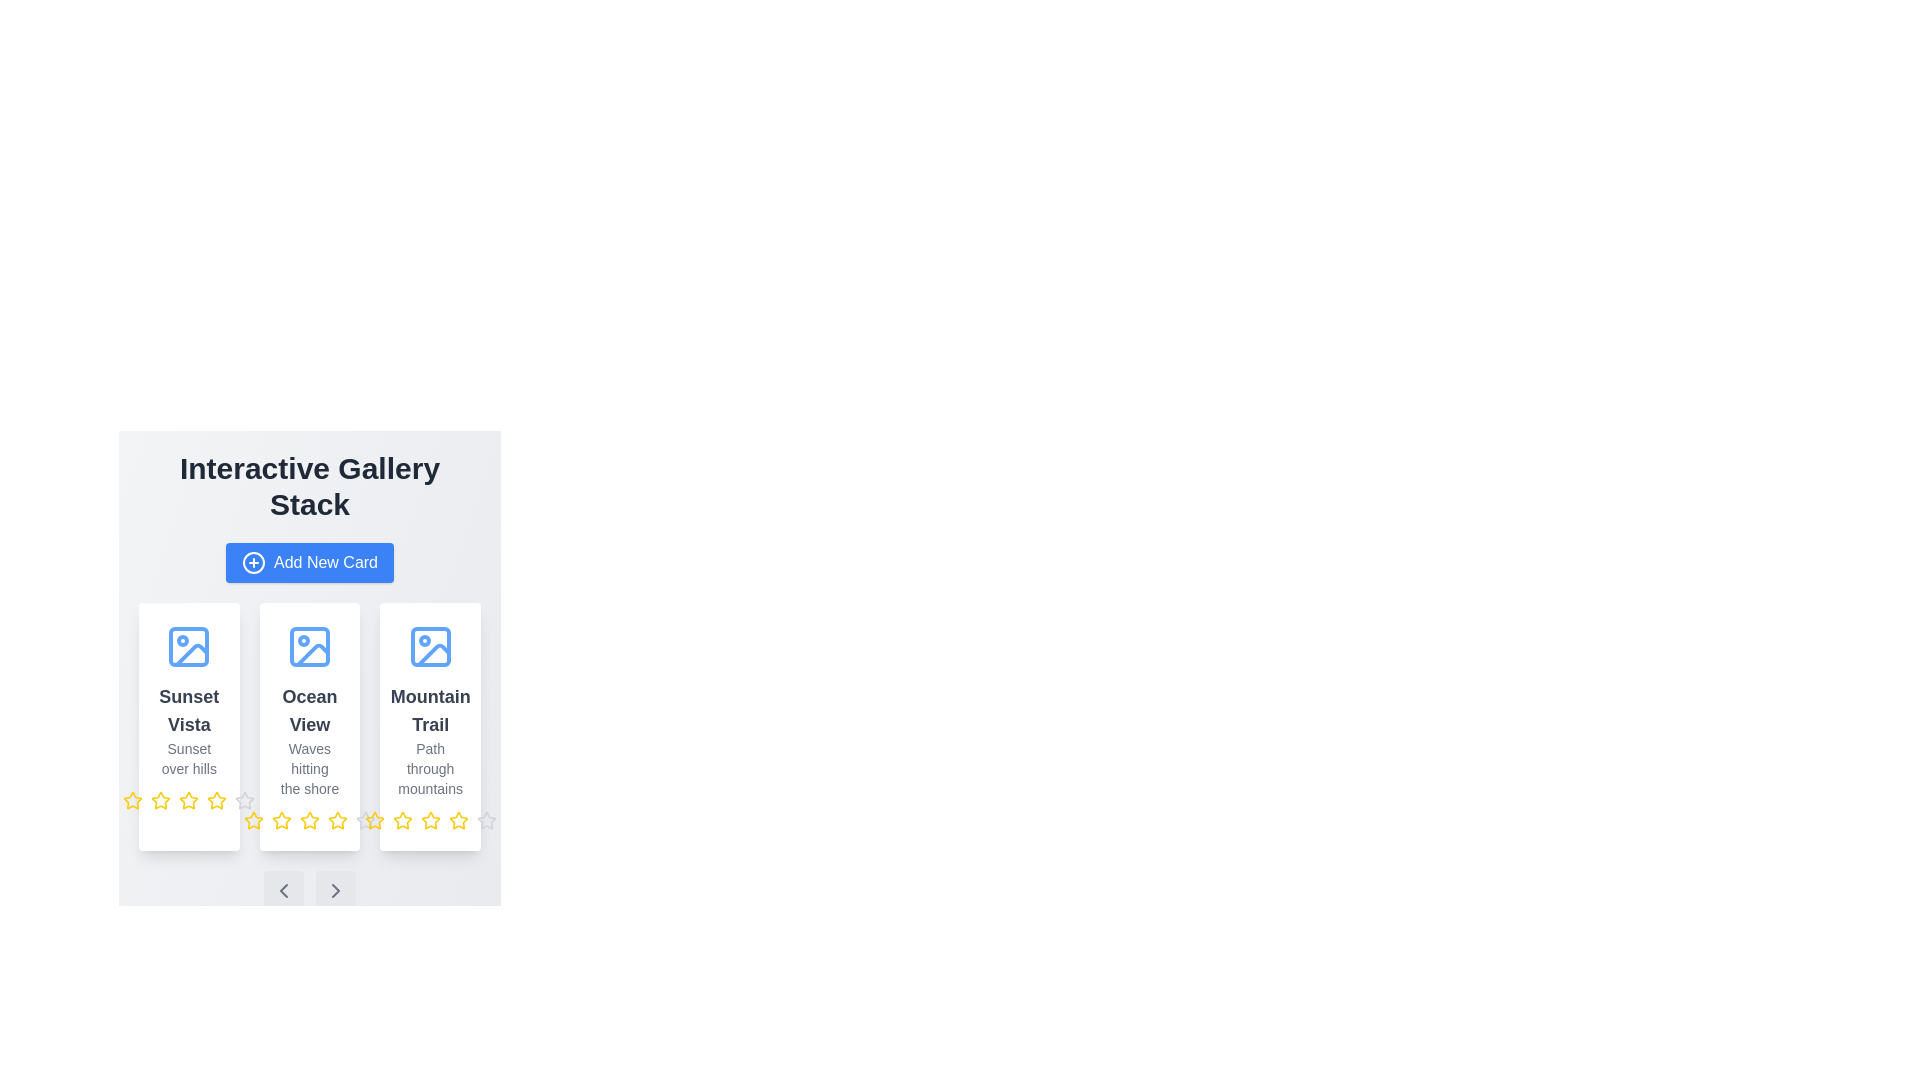  What do you see at coordinates (244, 799) in the screenshot?
I see `the second star-shaped icon in the row beneath the 'Sunset Vista' title, which is styled in a light gray tone` at bounding box center [244, 799].